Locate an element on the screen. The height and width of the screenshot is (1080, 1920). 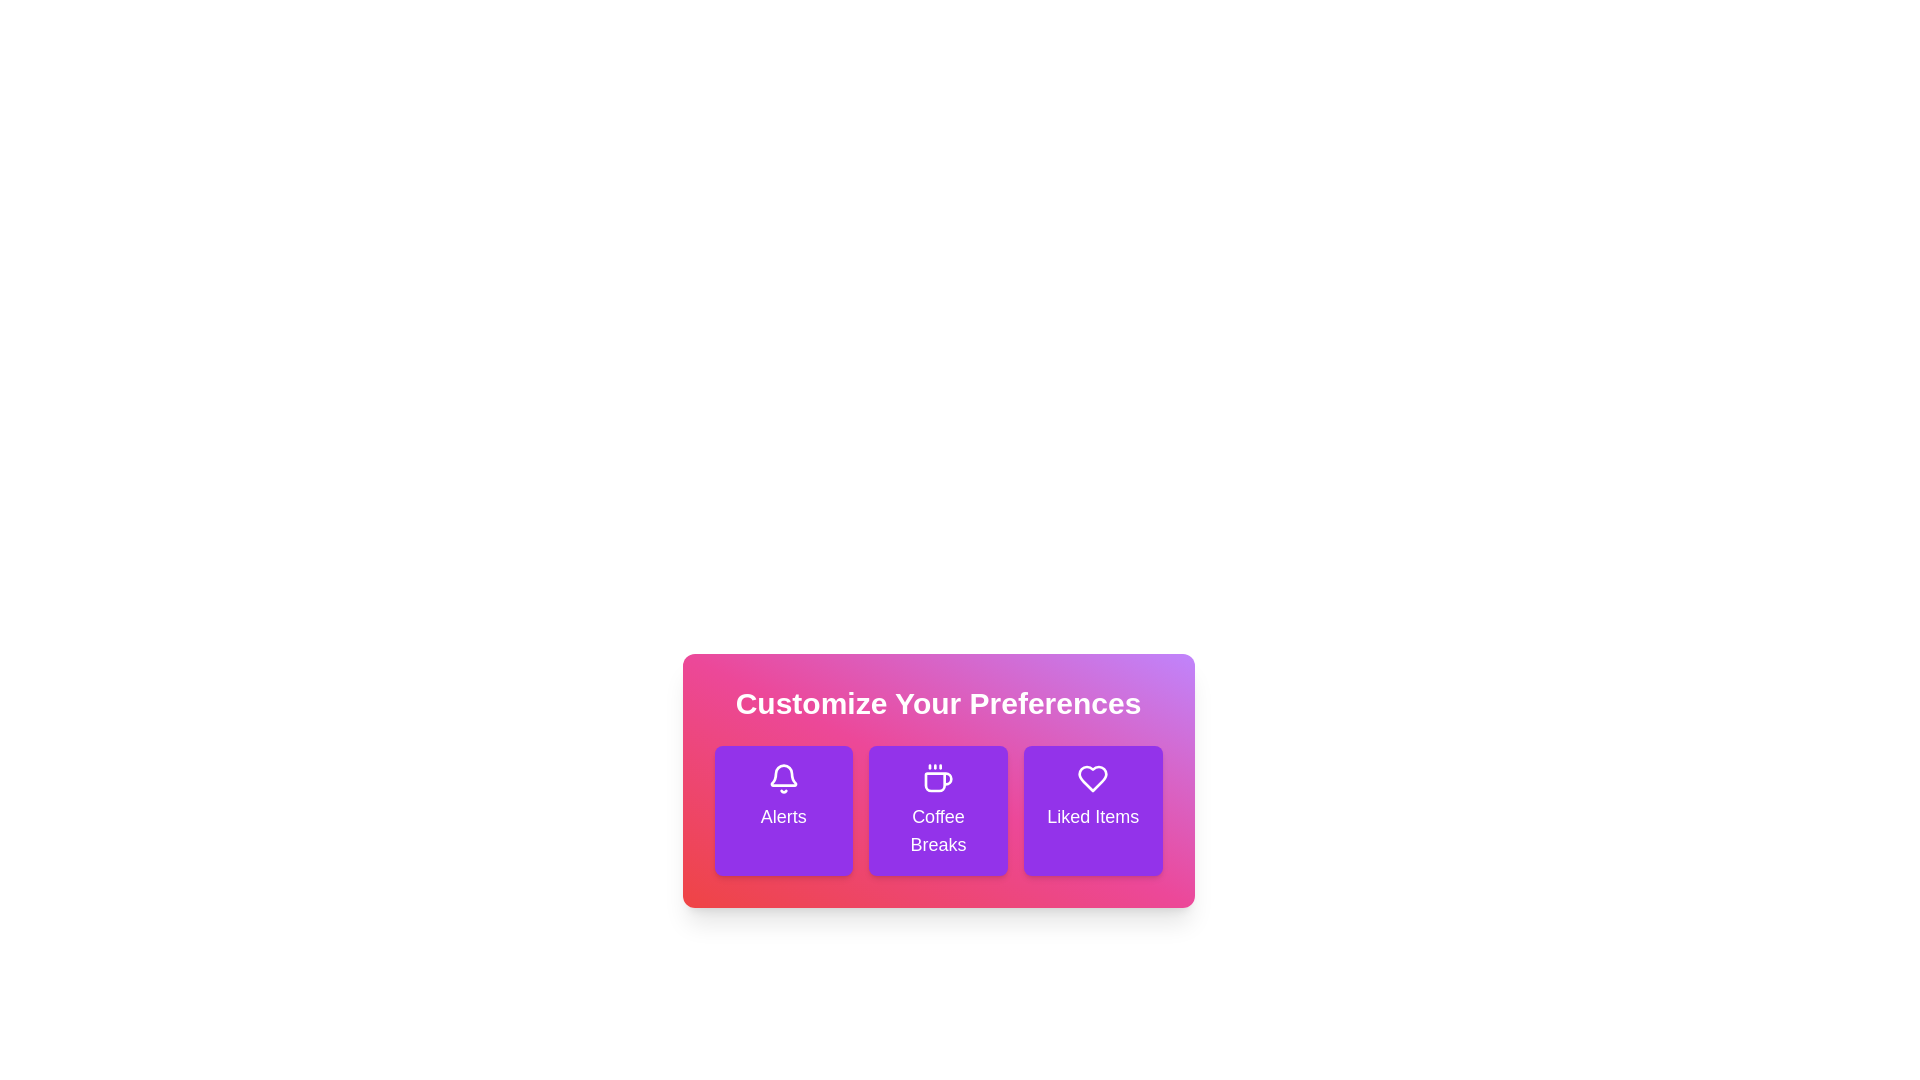
the heart-shaped icon filled with purple color inside the 'Liked Items' button located in the 'Customize Your Preferences' section is located at coordinates (1092, 778).